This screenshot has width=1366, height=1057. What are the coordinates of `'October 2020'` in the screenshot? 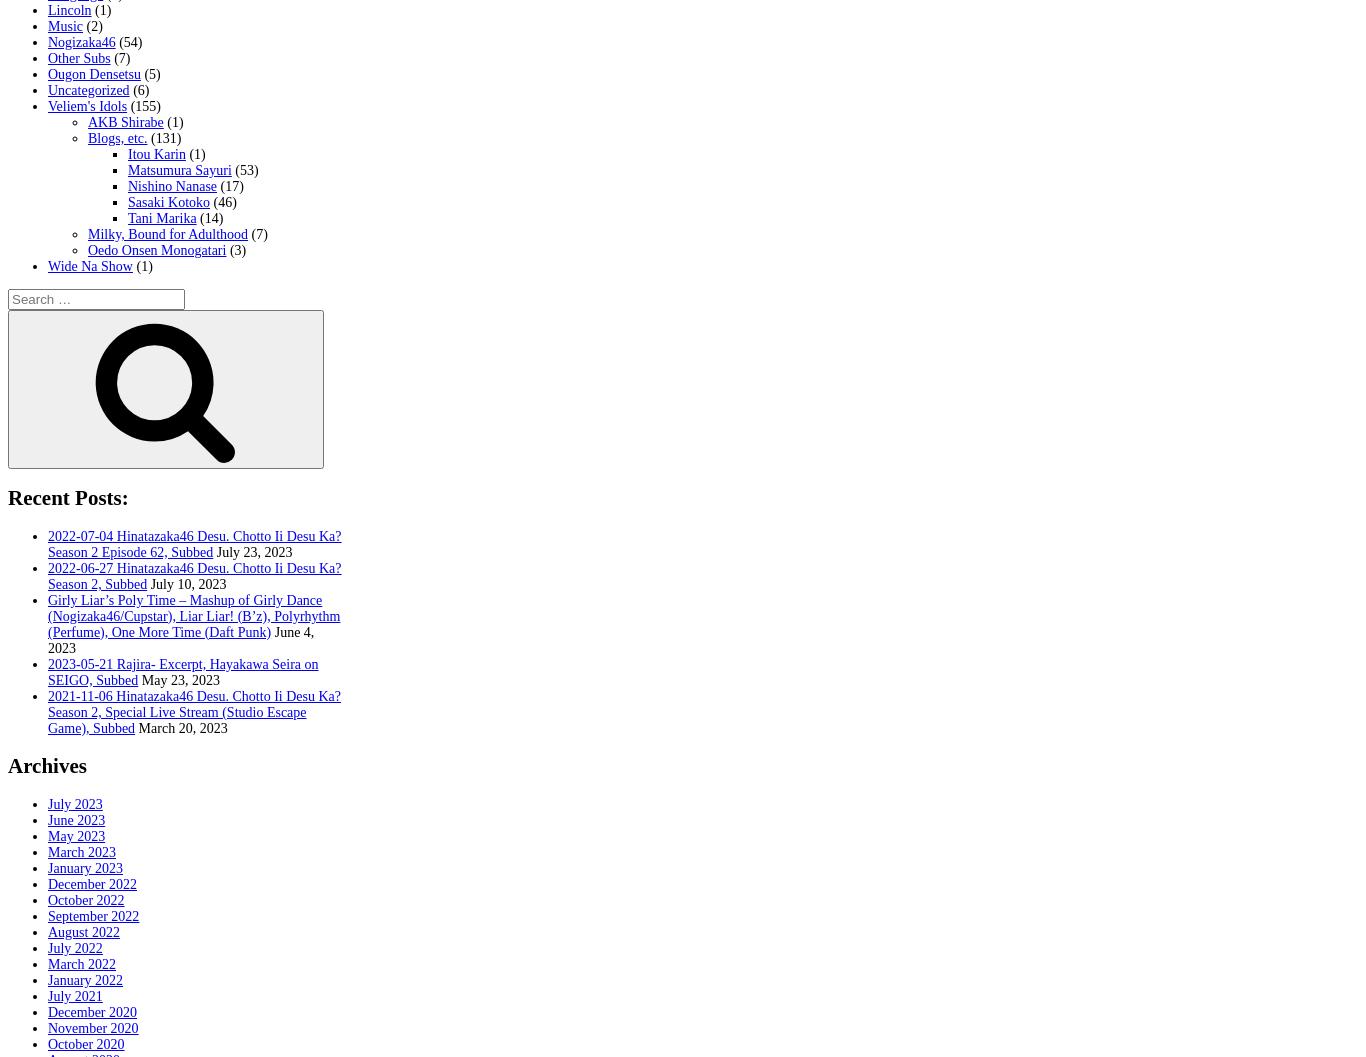 It's located at (86, 1042).